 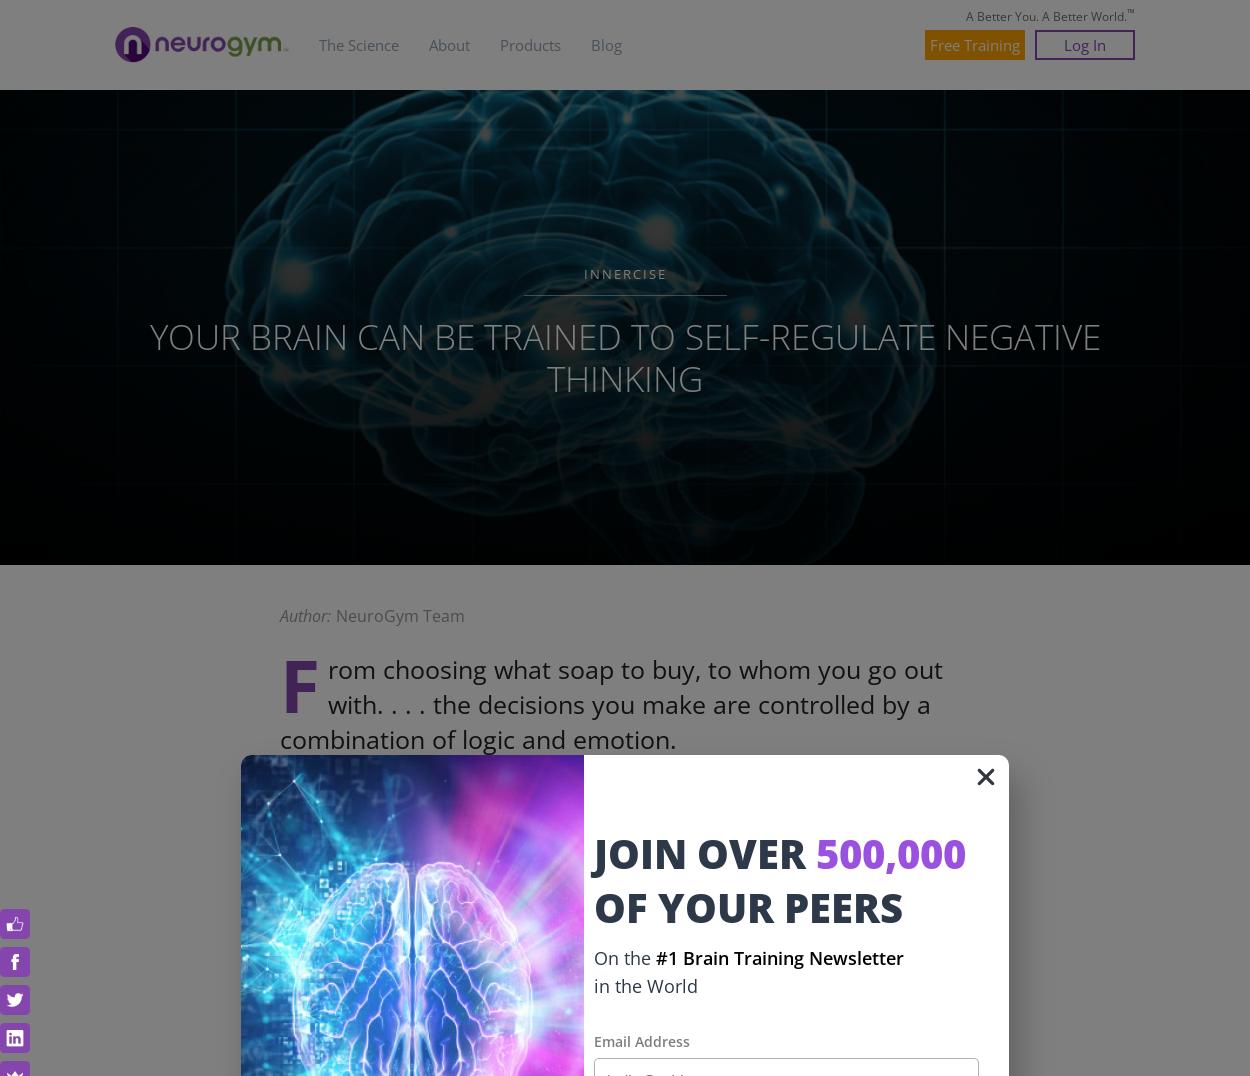 I want to click on 'Email Address', so click(x=641, y=1040).